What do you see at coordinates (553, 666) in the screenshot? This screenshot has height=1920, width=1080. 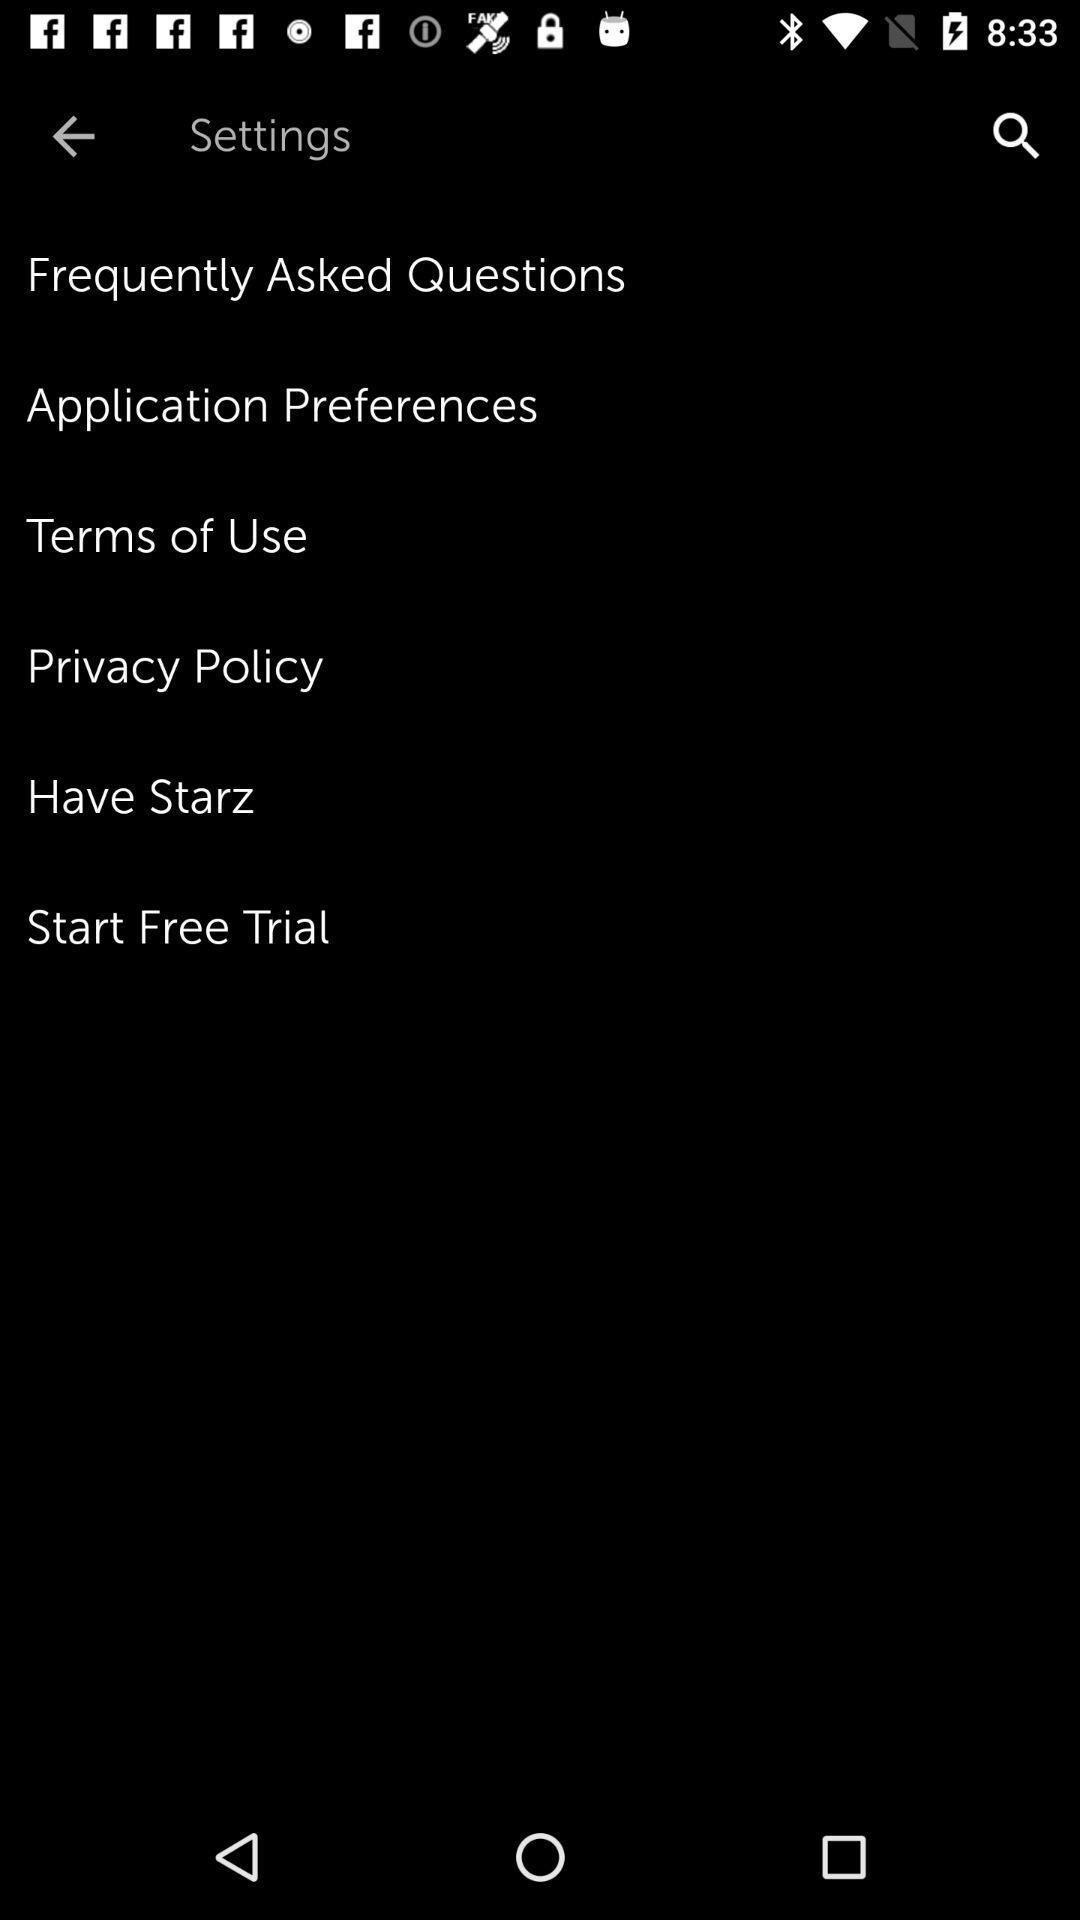 I see `the privacy policy icon` at bounding box center [553, 666].